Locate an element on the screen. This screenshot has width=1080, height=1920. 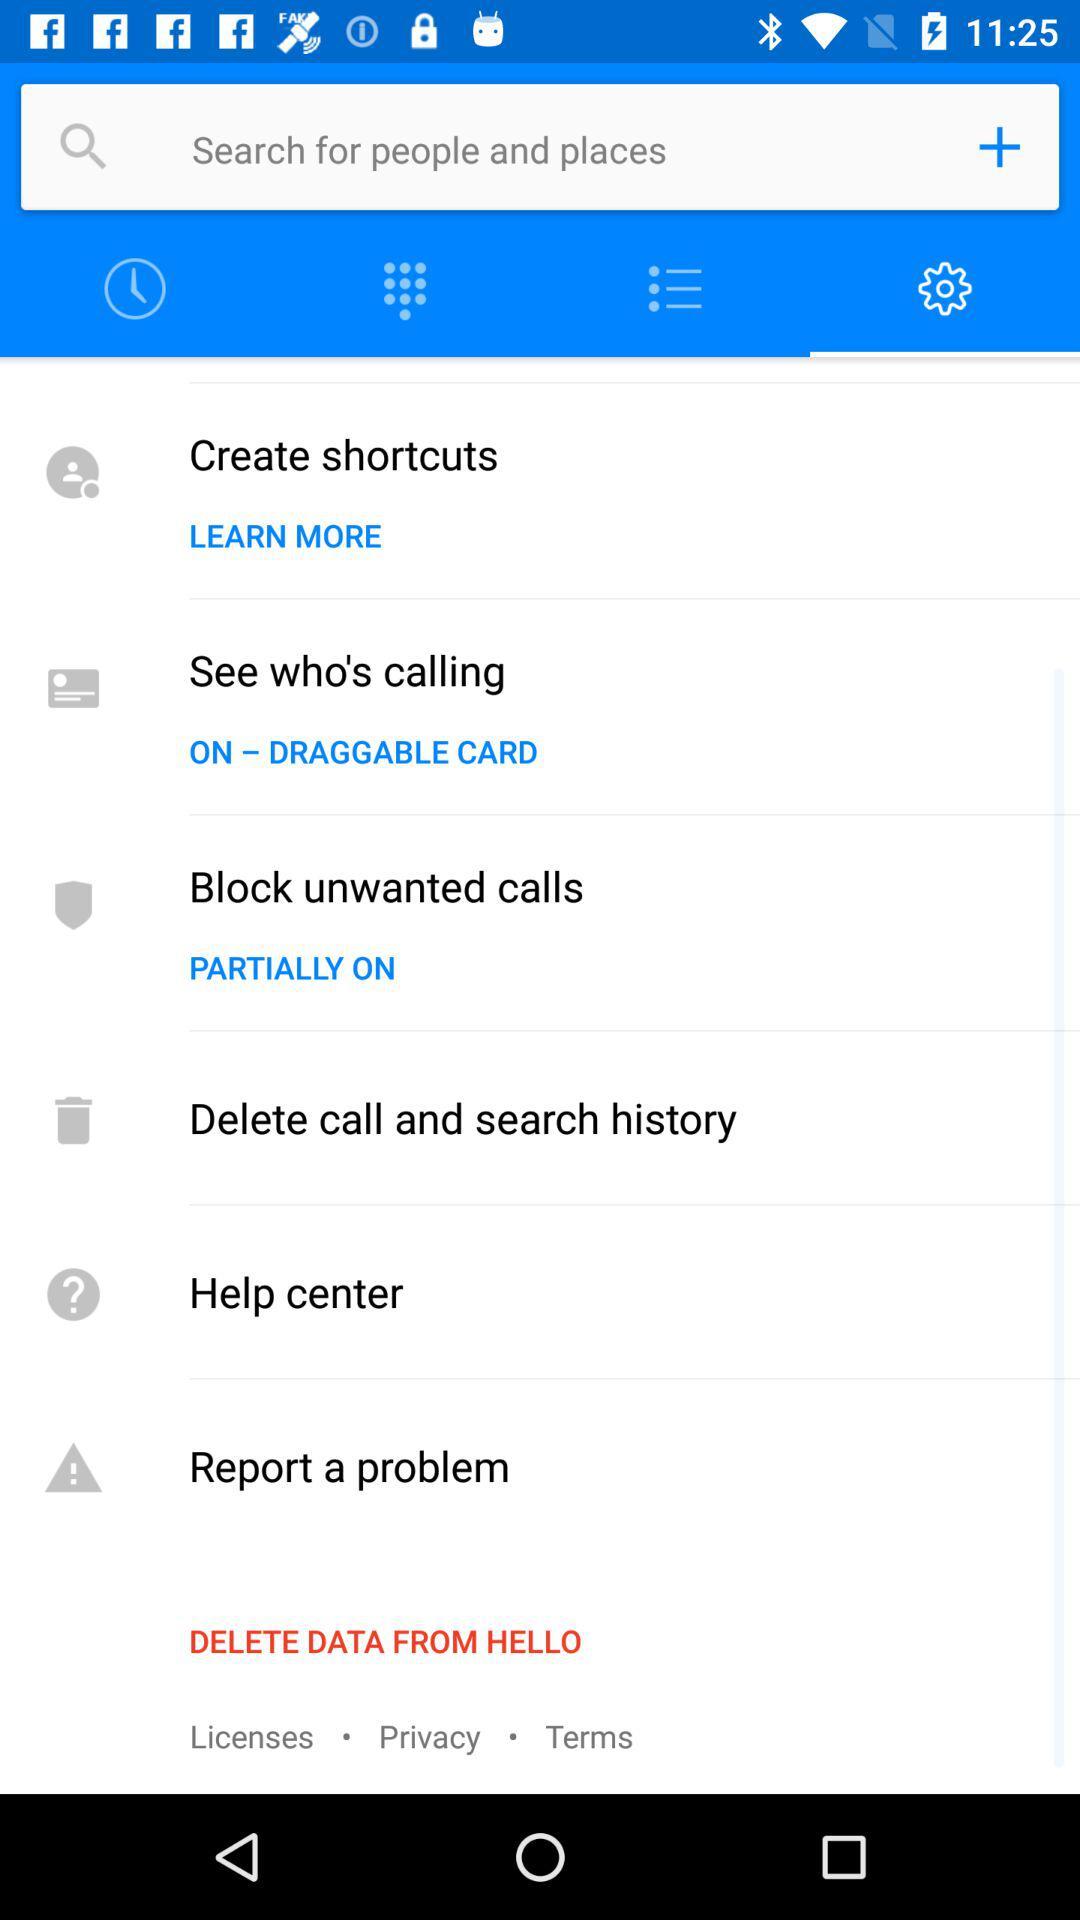
the search icon is located at coordinates (83, 146).